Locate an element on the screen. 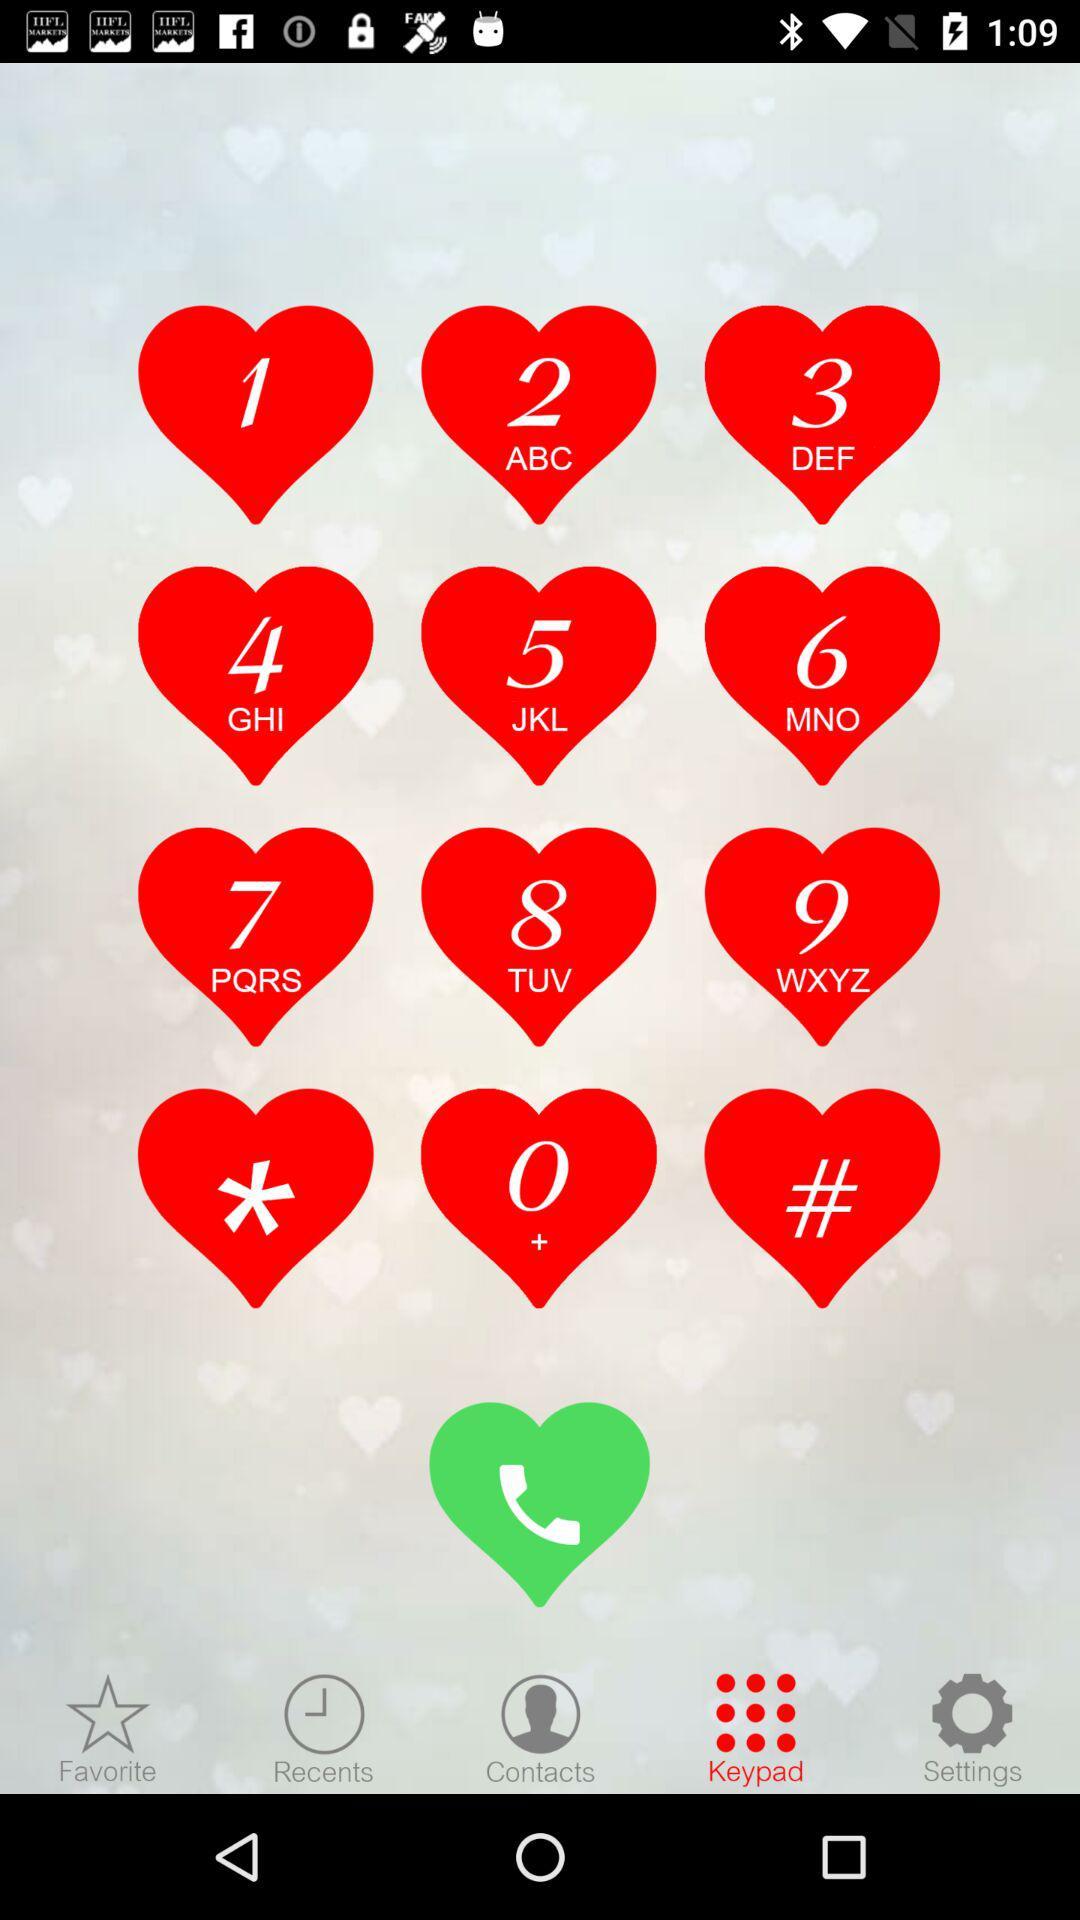  keypad is used to dial the number is located at coordinates (756, 1728).